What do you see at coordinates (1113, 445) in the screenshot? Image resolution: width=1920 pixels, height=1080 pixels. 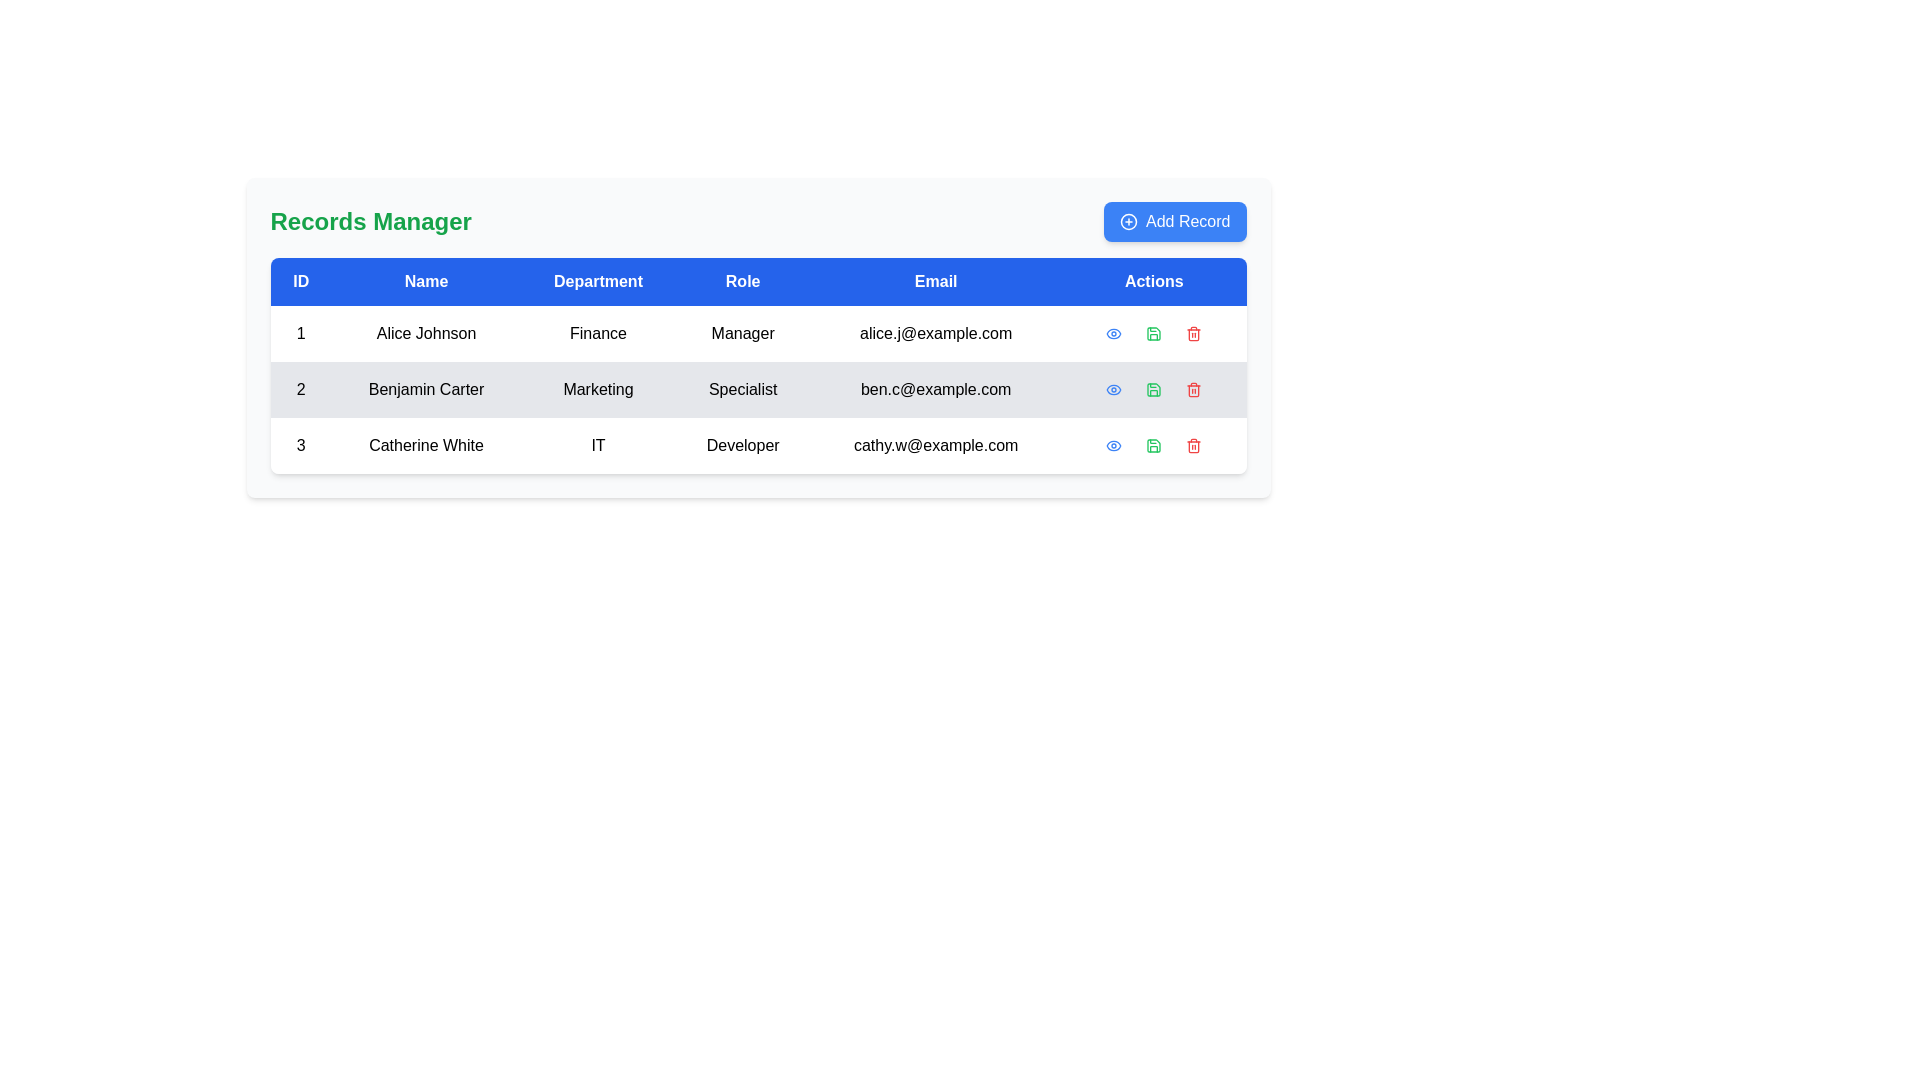 I see `the first button in the 'Actions' column of the third row in the table` at bounding box center [1113, 445].